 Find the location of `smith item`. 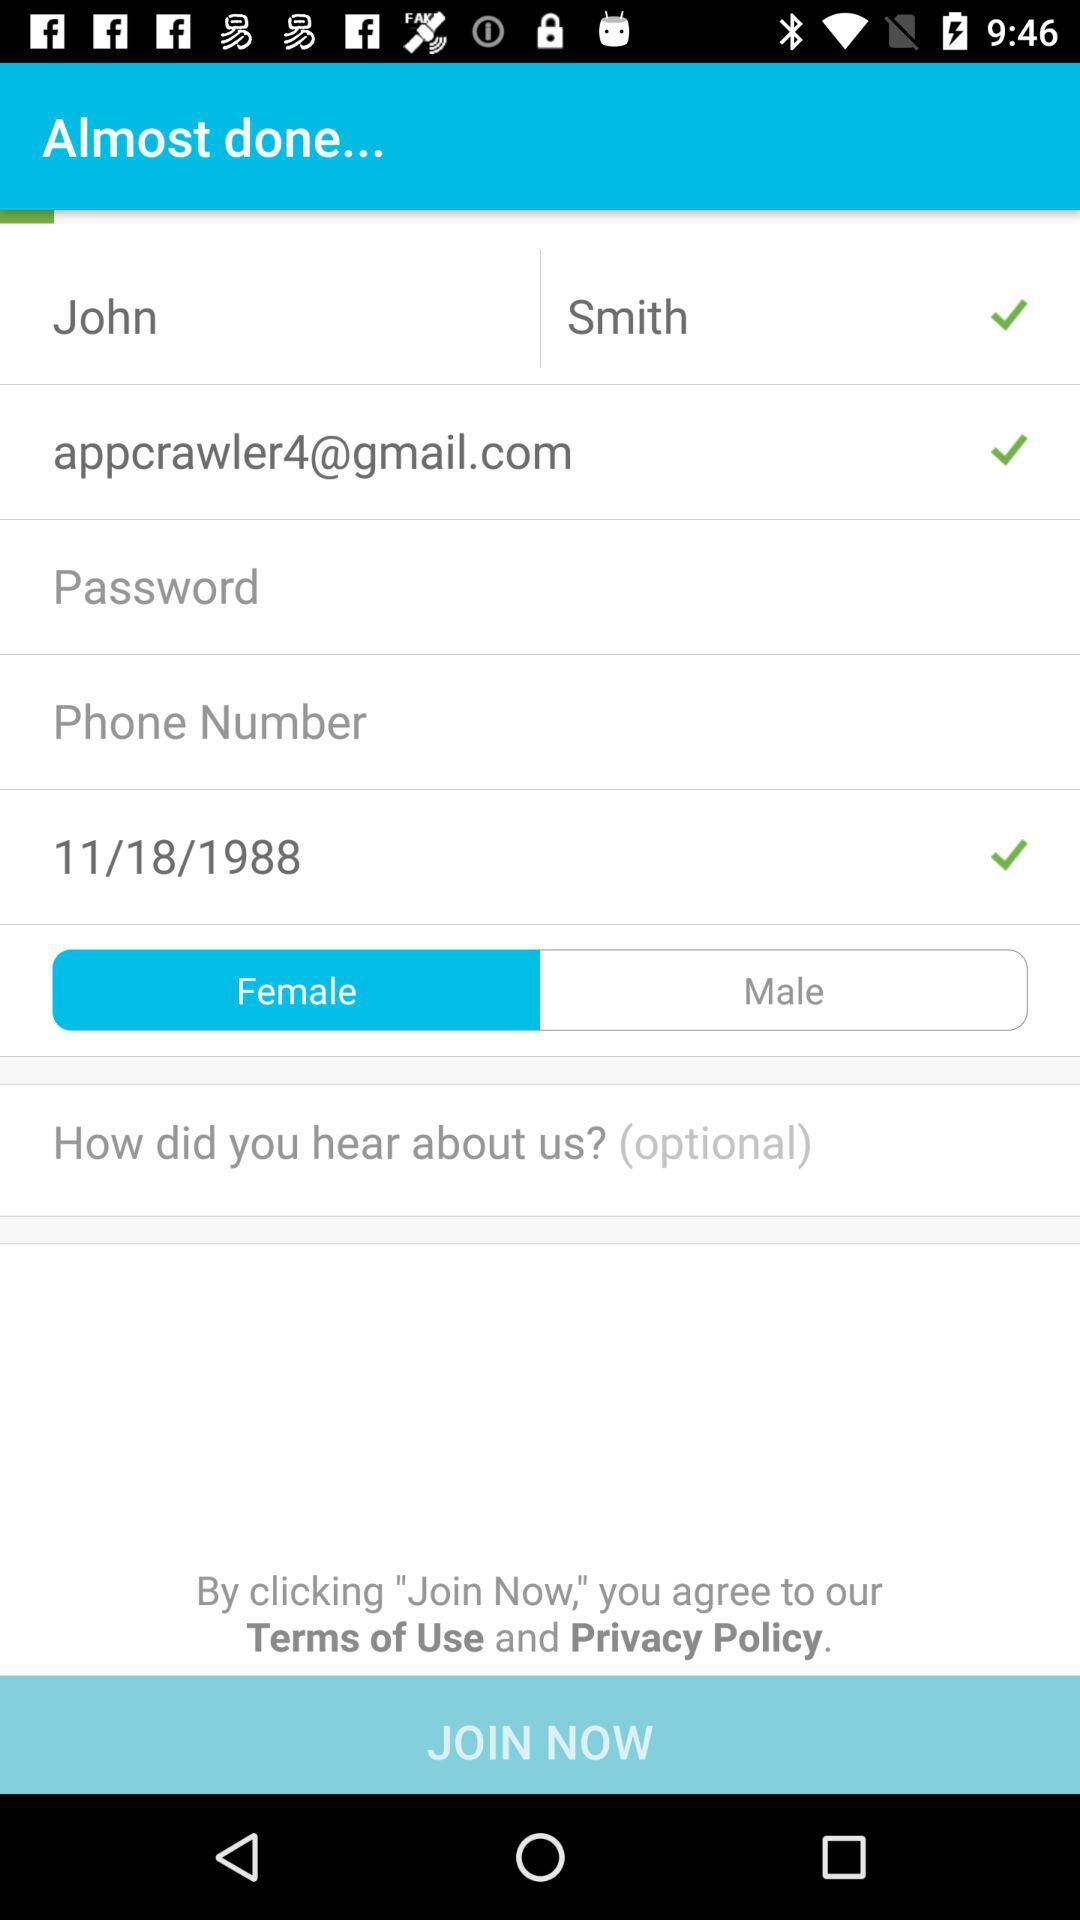

smith item is located at coordinates (796, 314).